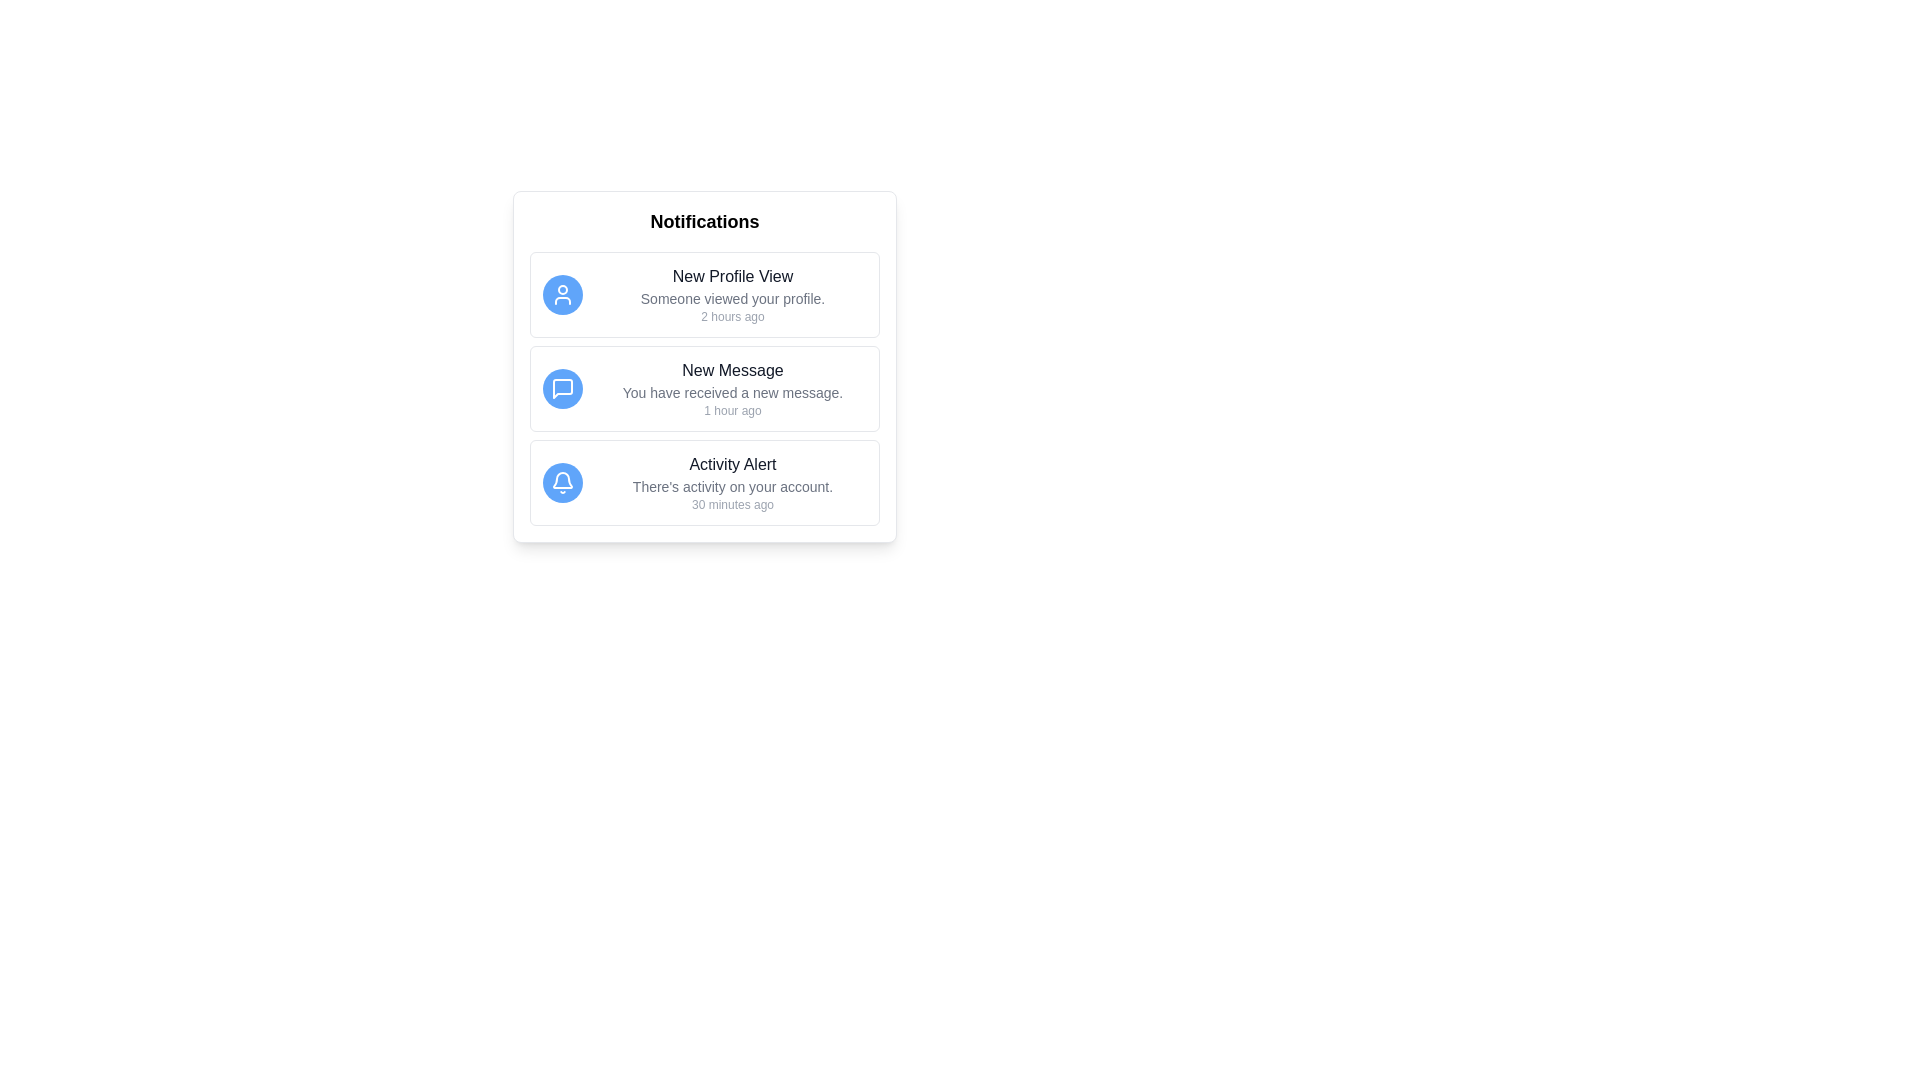 This screenshot has width=1920, height=1080. What do you see at coordinates (705, 366) in the screenshot?
I see `the Notification list element that displays notifications styled in a white box with rounded corners, containing sections for each notification with an icon, title, description, and timestamp` at bounding box center [705, 366].